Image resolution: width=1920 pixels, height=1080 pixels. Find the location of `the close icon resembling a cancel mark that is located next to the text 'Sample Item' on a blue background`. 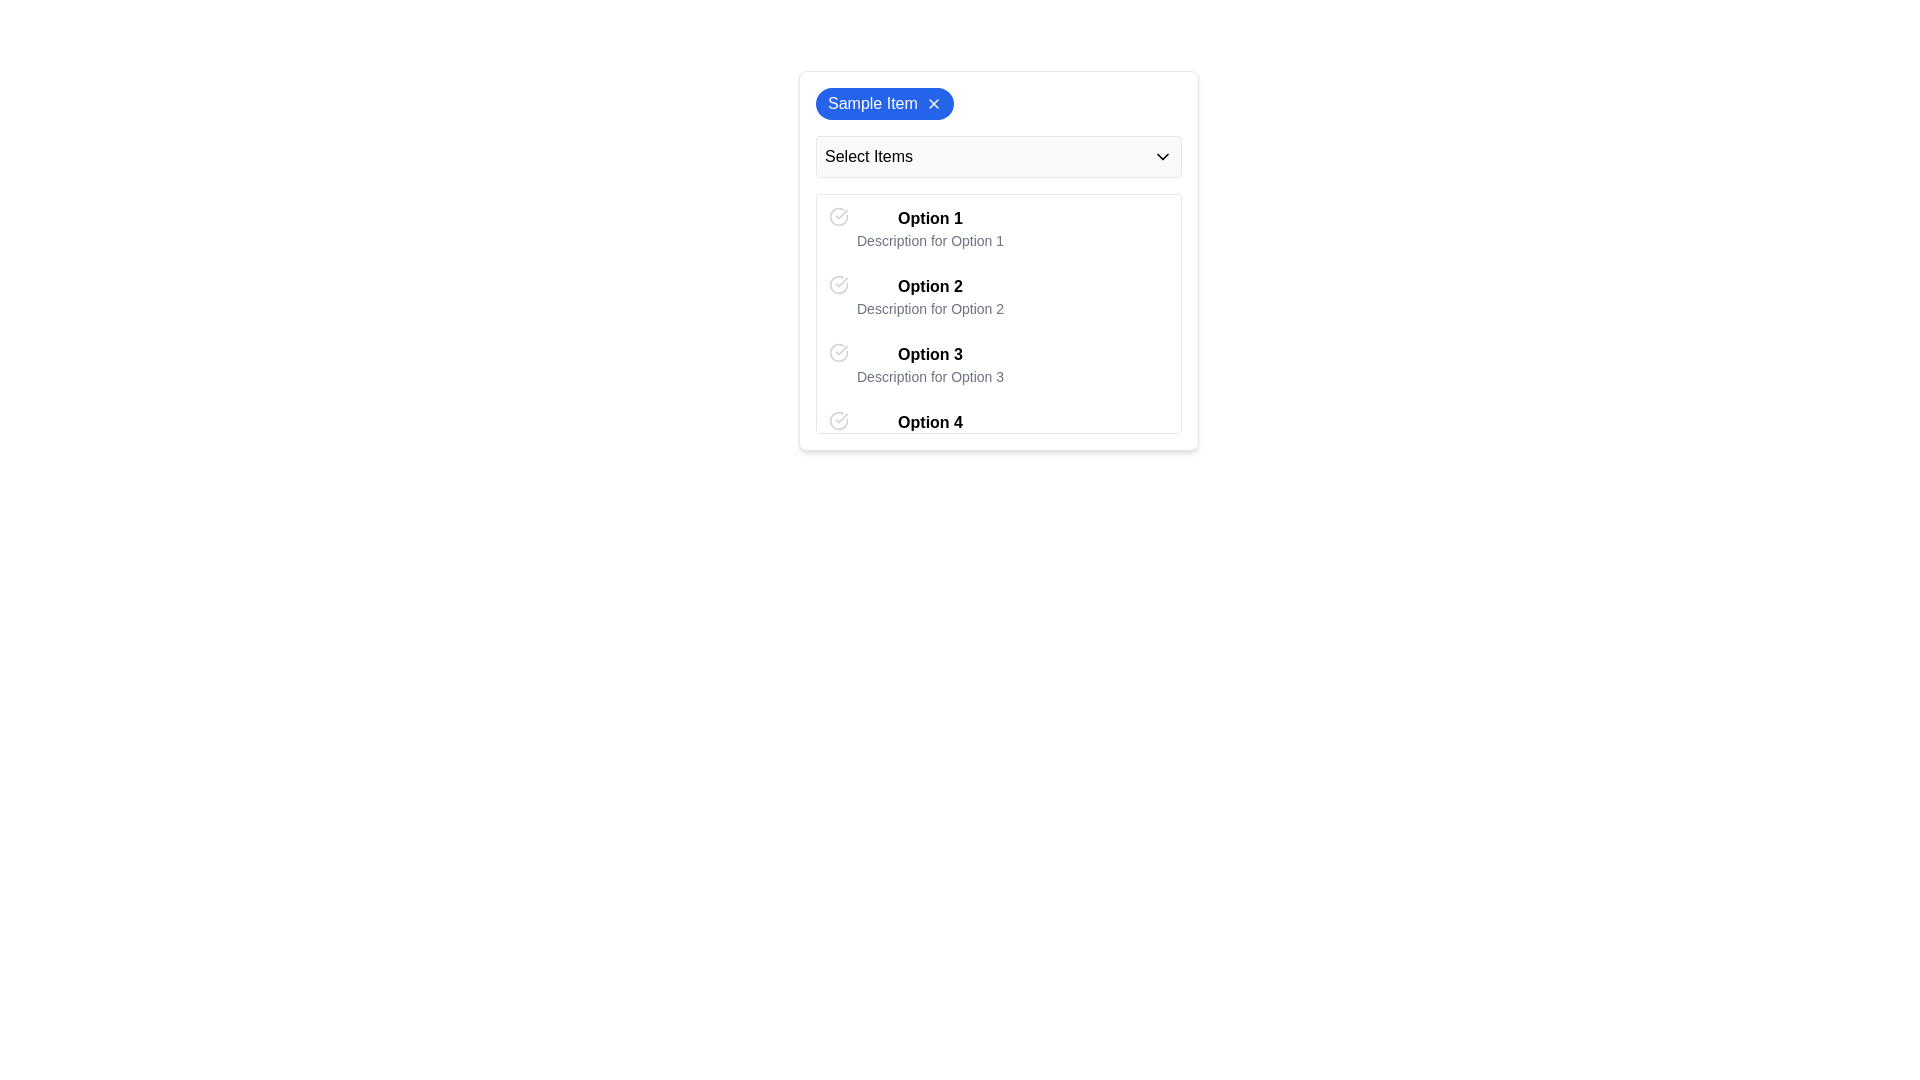

the close icon resembling a cancel mark that is located next to the text 'Sample Item' on a blue background is located at coordinates (932, 104).